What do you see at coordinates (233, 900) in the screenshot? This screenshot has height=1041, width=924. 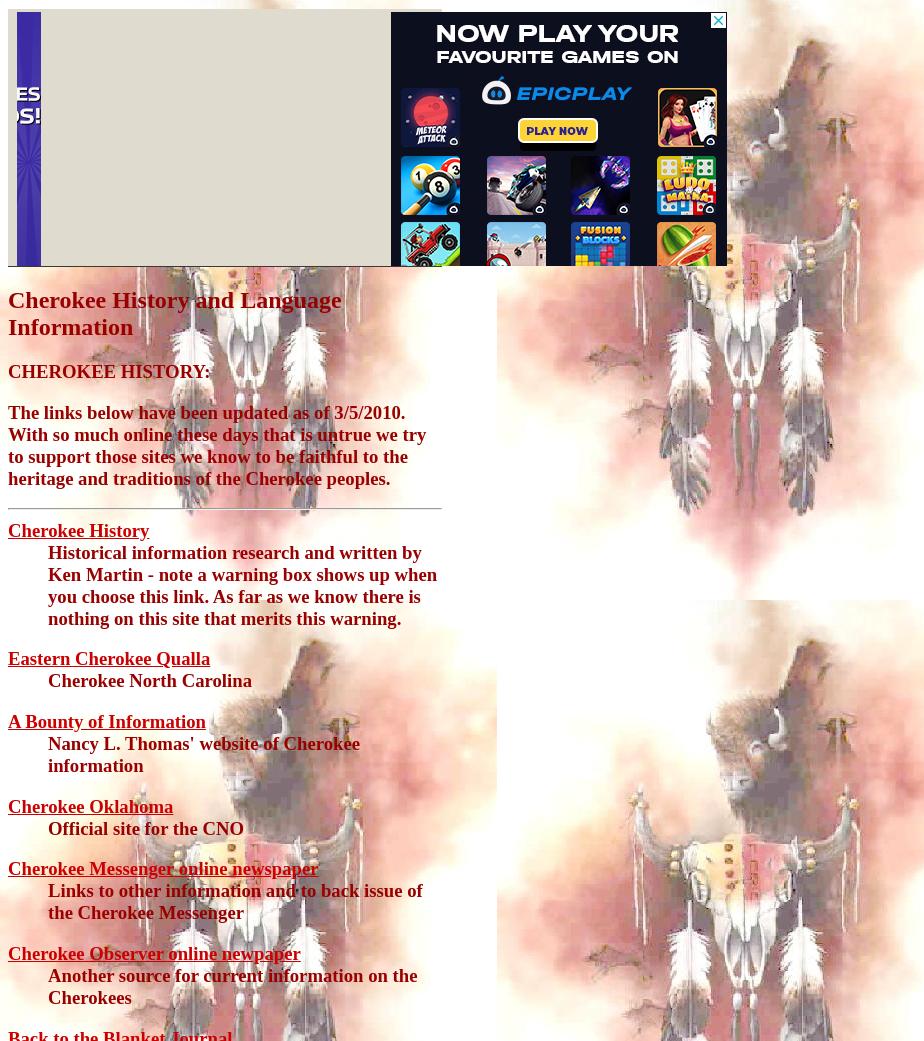 I see `'Links to other information and to back issue of the Cherokee Messenger'` at bounding box center [233, 900].